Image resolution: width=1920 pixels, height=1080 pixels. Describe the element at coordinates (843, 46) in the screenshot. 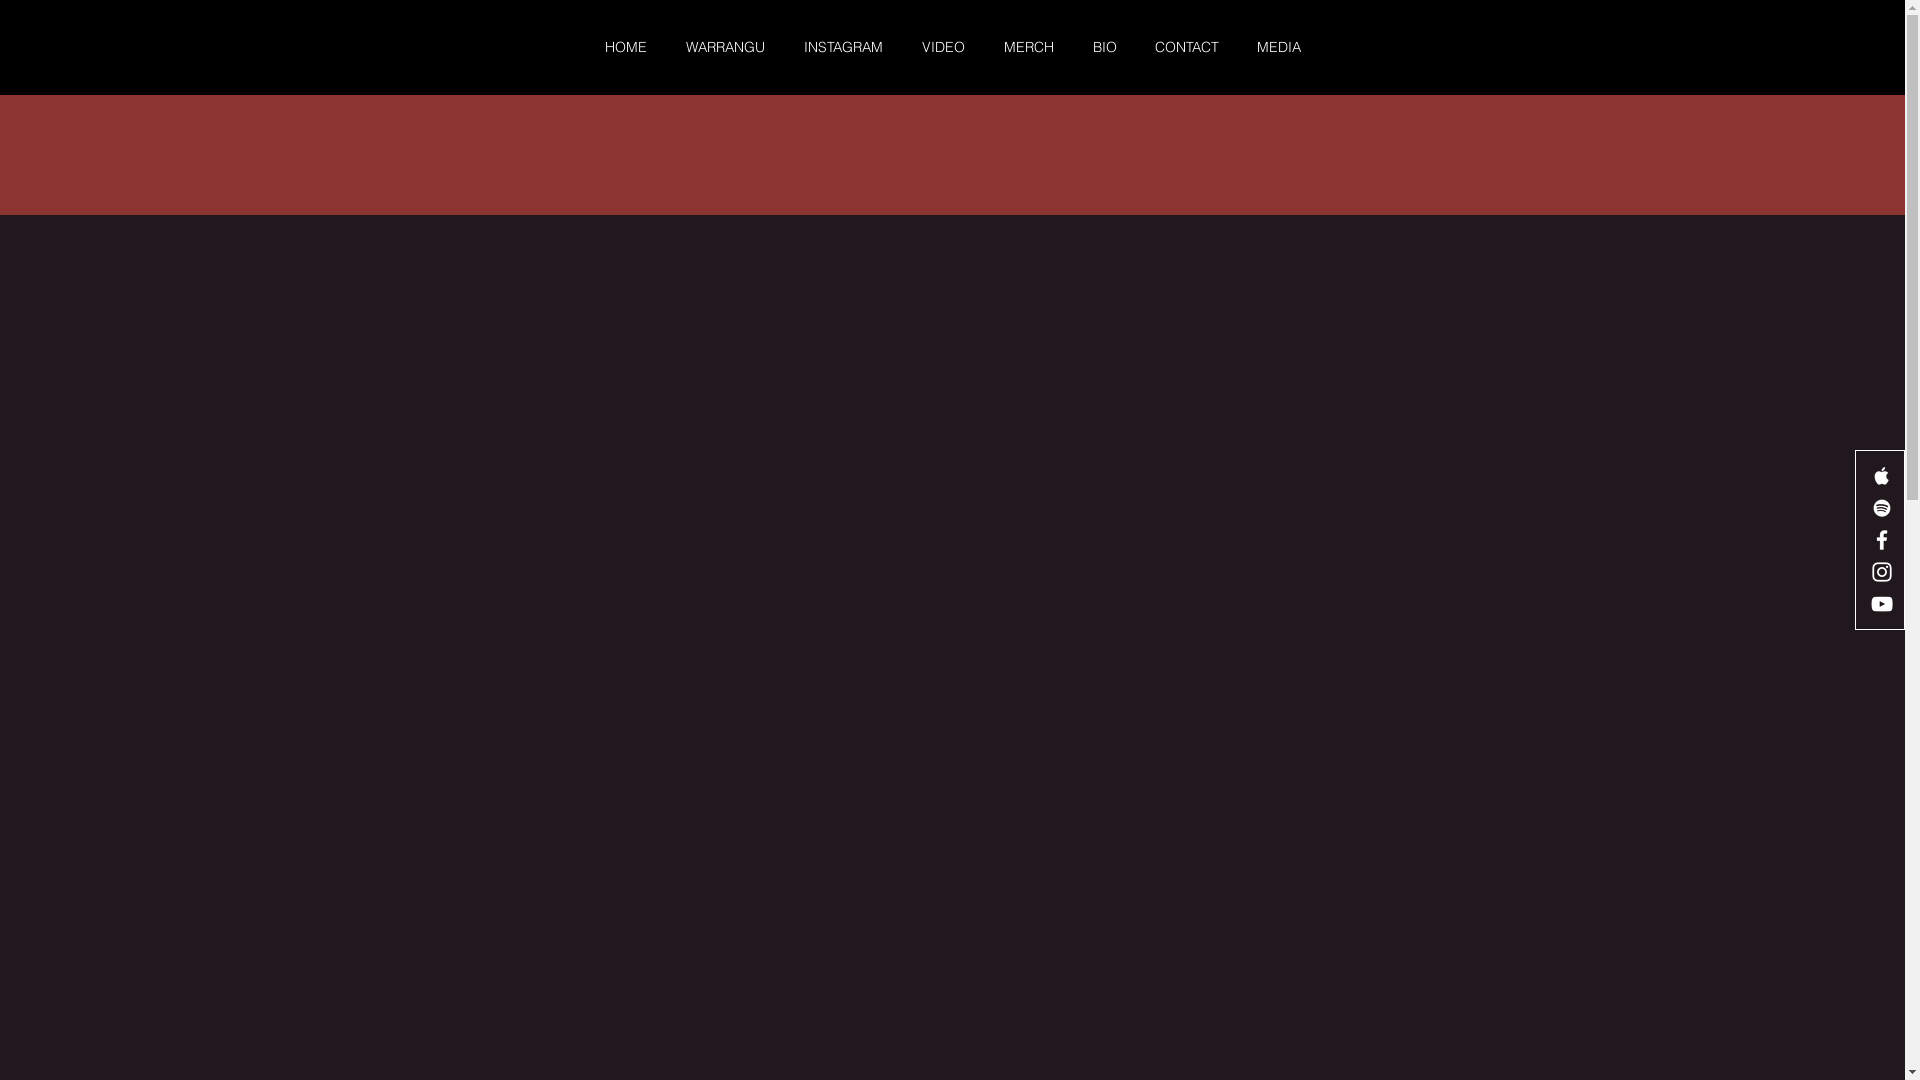

I see `'INSTAGRAM'` at that location.